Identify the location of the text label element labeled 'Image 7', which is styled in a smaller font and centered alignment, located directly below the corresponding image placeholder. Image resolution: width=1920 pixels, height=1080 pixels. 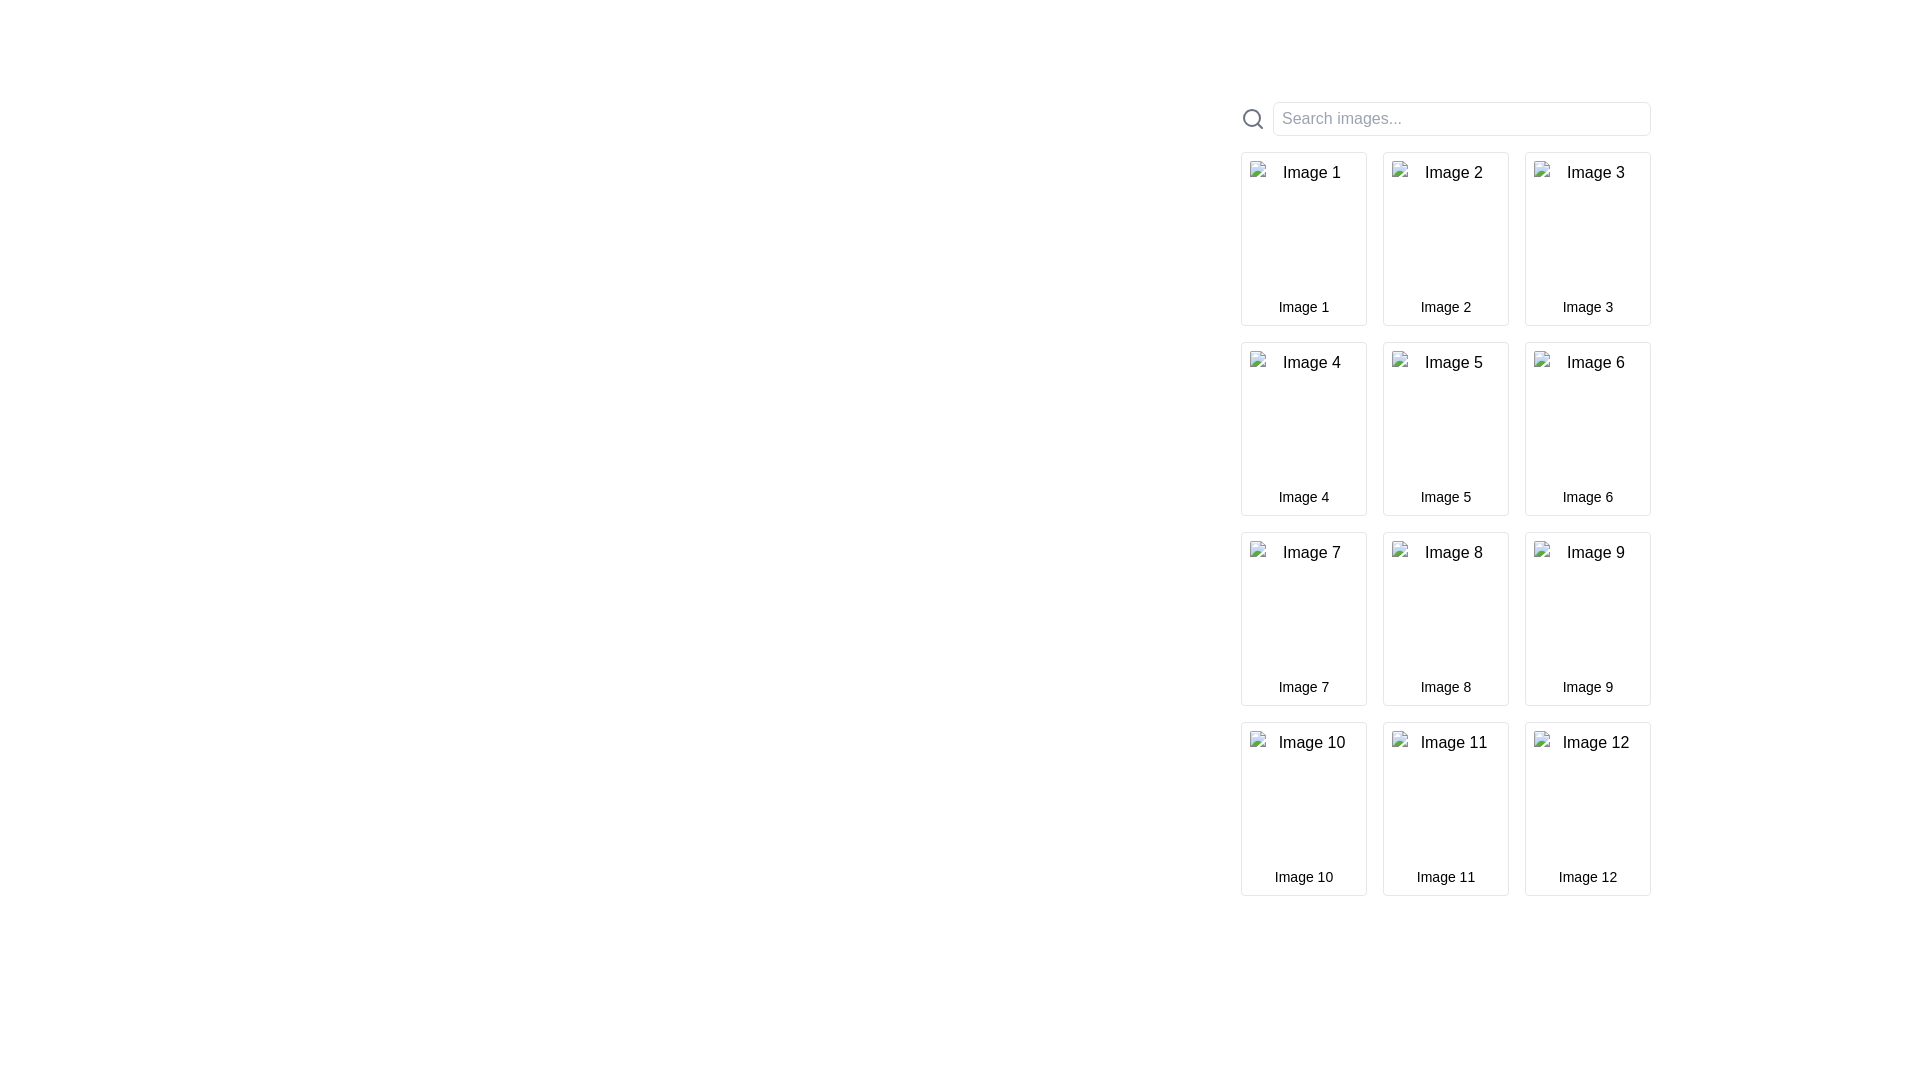
(1304, 685).